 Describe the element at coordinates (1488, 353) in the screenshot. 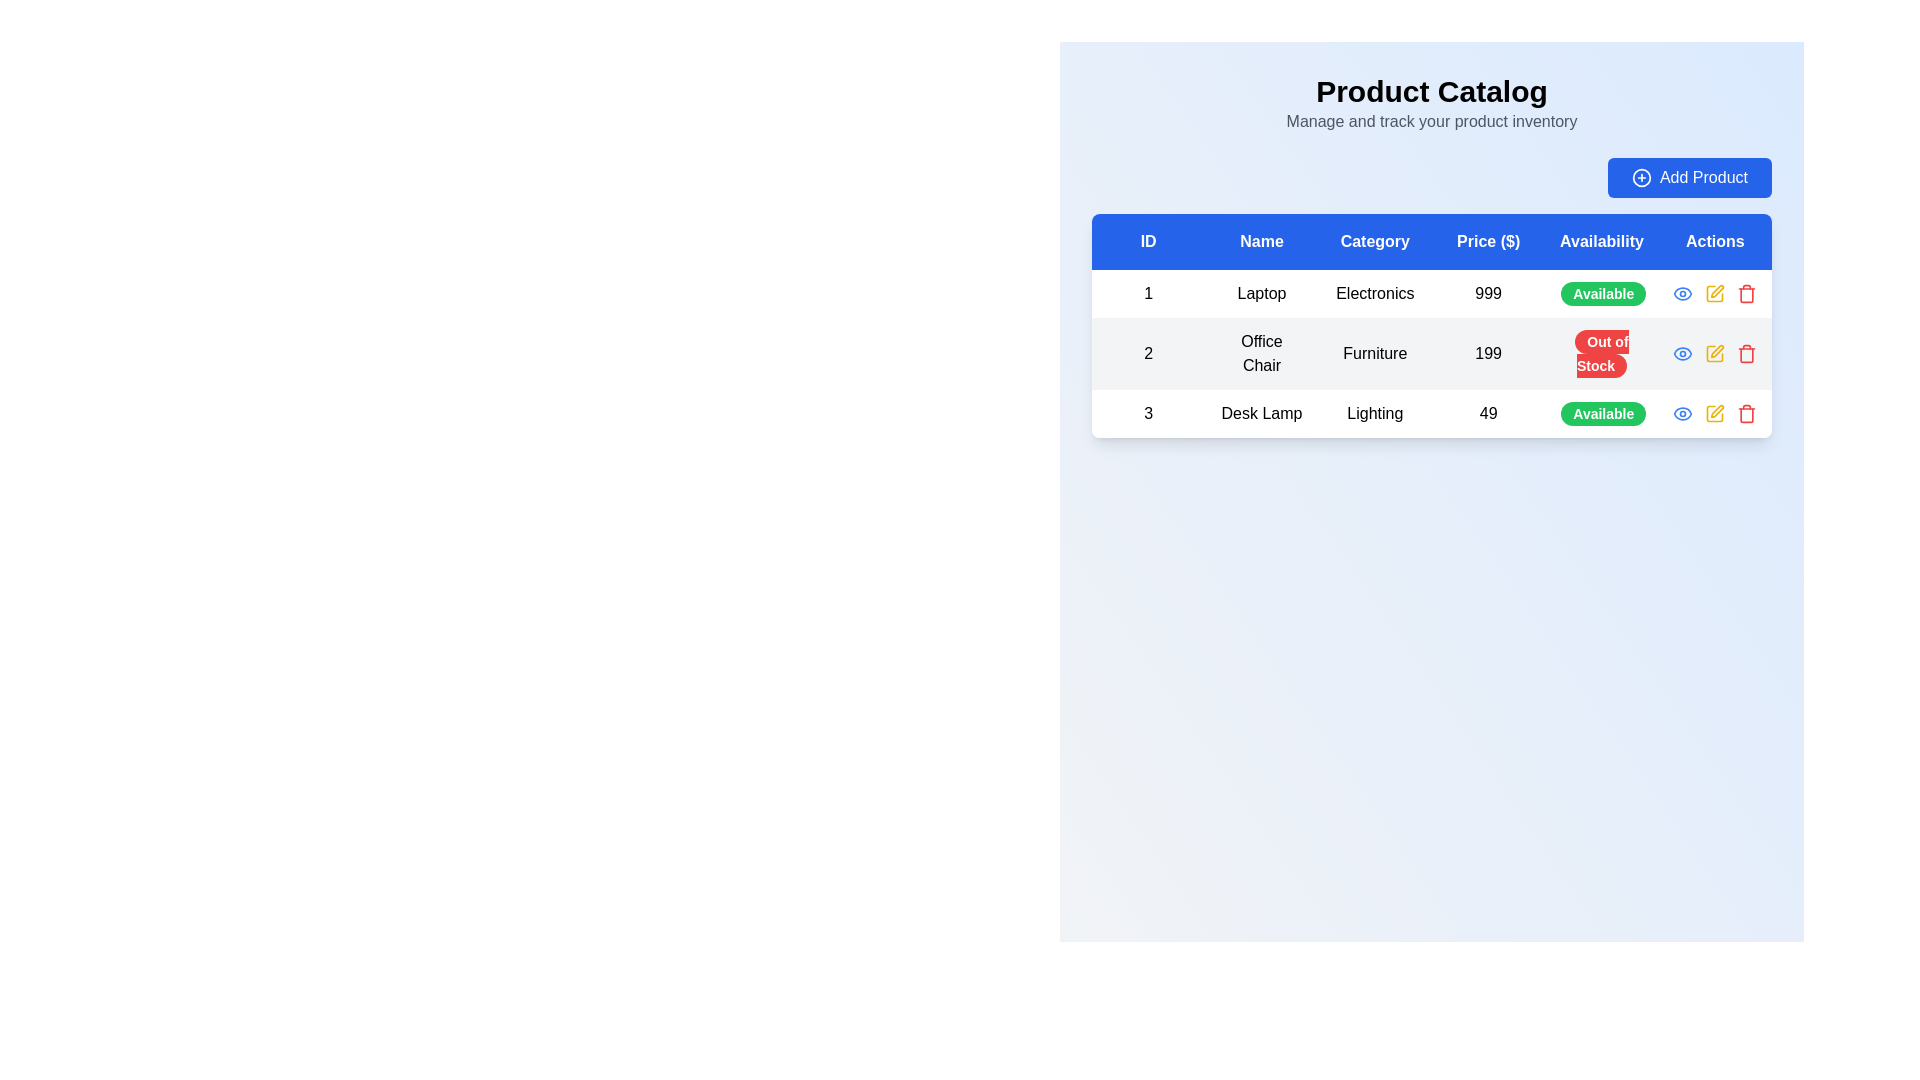

I see `the numeric text field displaying '199' in the 'Price ($)' column of the 'Office Chair' entry in the 'Product Catalog' table` at that location.